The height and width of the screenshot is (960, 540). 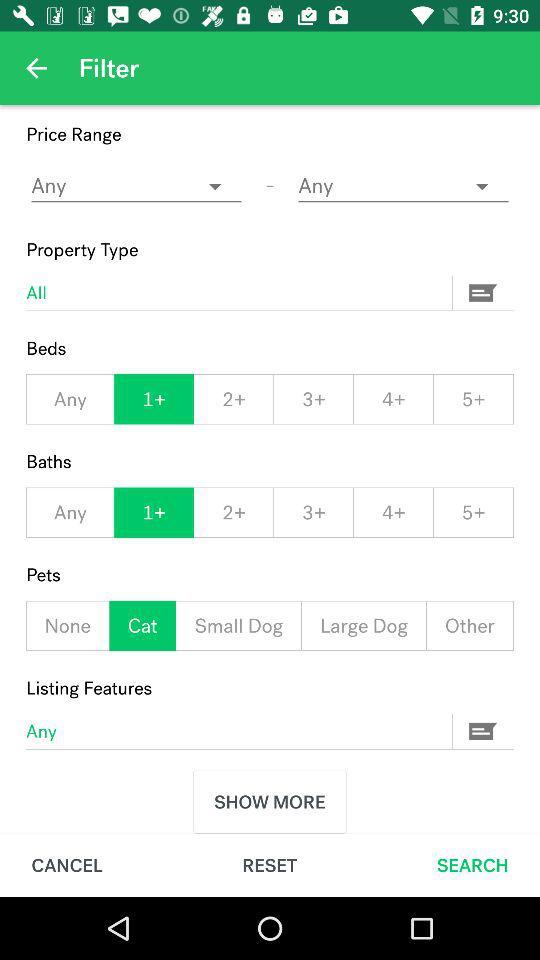 What do you see at coordinates (232, 398) in the screenshot?
I see `the first option 2 on the web page` at bounding box center [232, 398].